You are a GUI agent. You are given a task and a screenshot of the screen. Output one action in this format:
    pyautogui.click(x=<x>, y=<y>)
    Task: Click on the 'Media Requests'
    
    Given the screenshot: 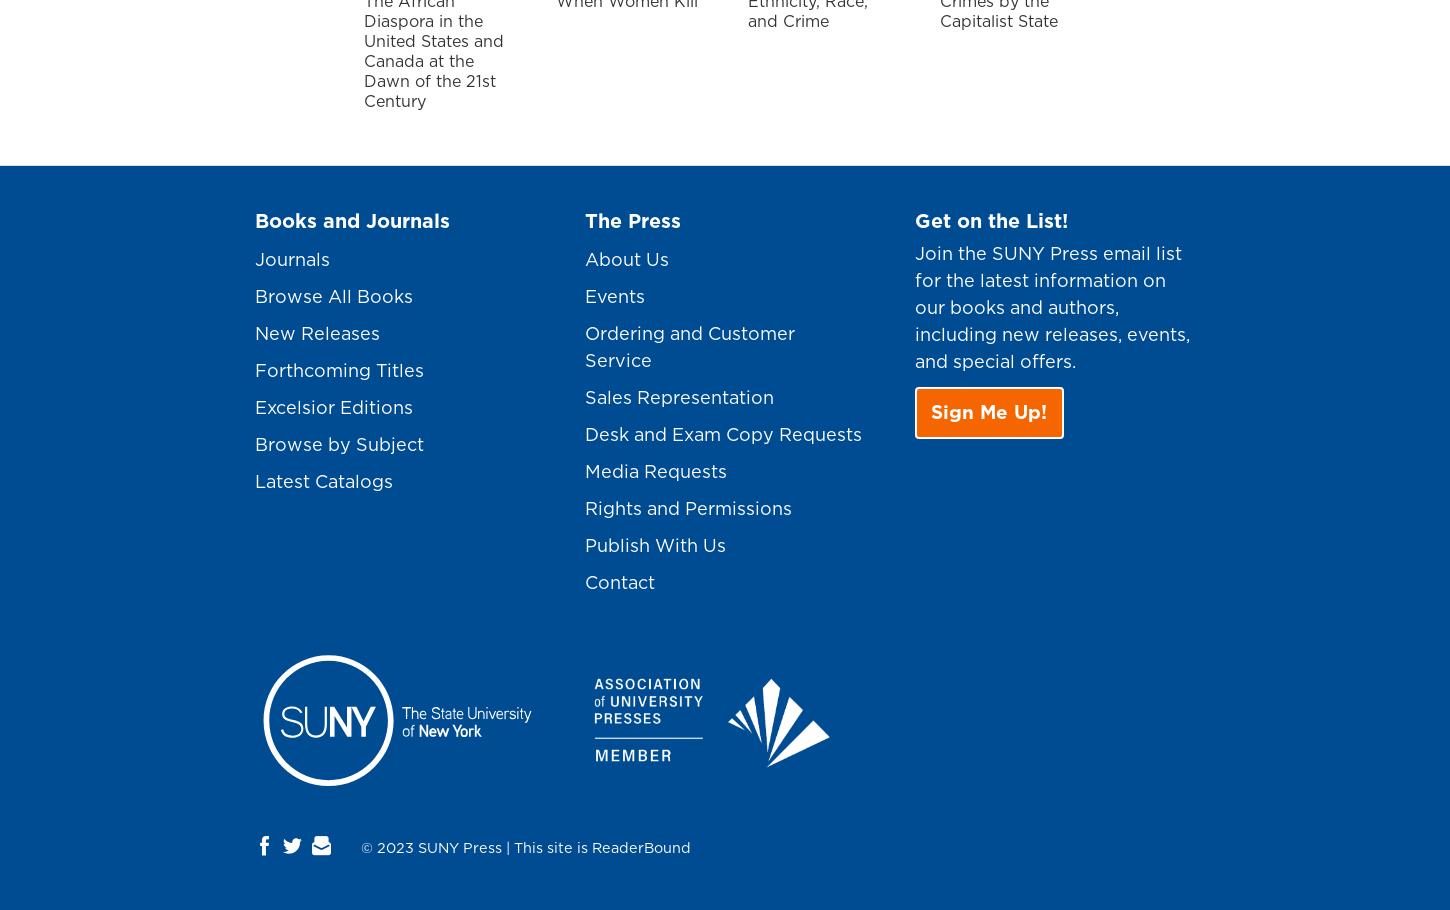 What is the action you would take?
    pyautogui.click(x=584, y=470)
    